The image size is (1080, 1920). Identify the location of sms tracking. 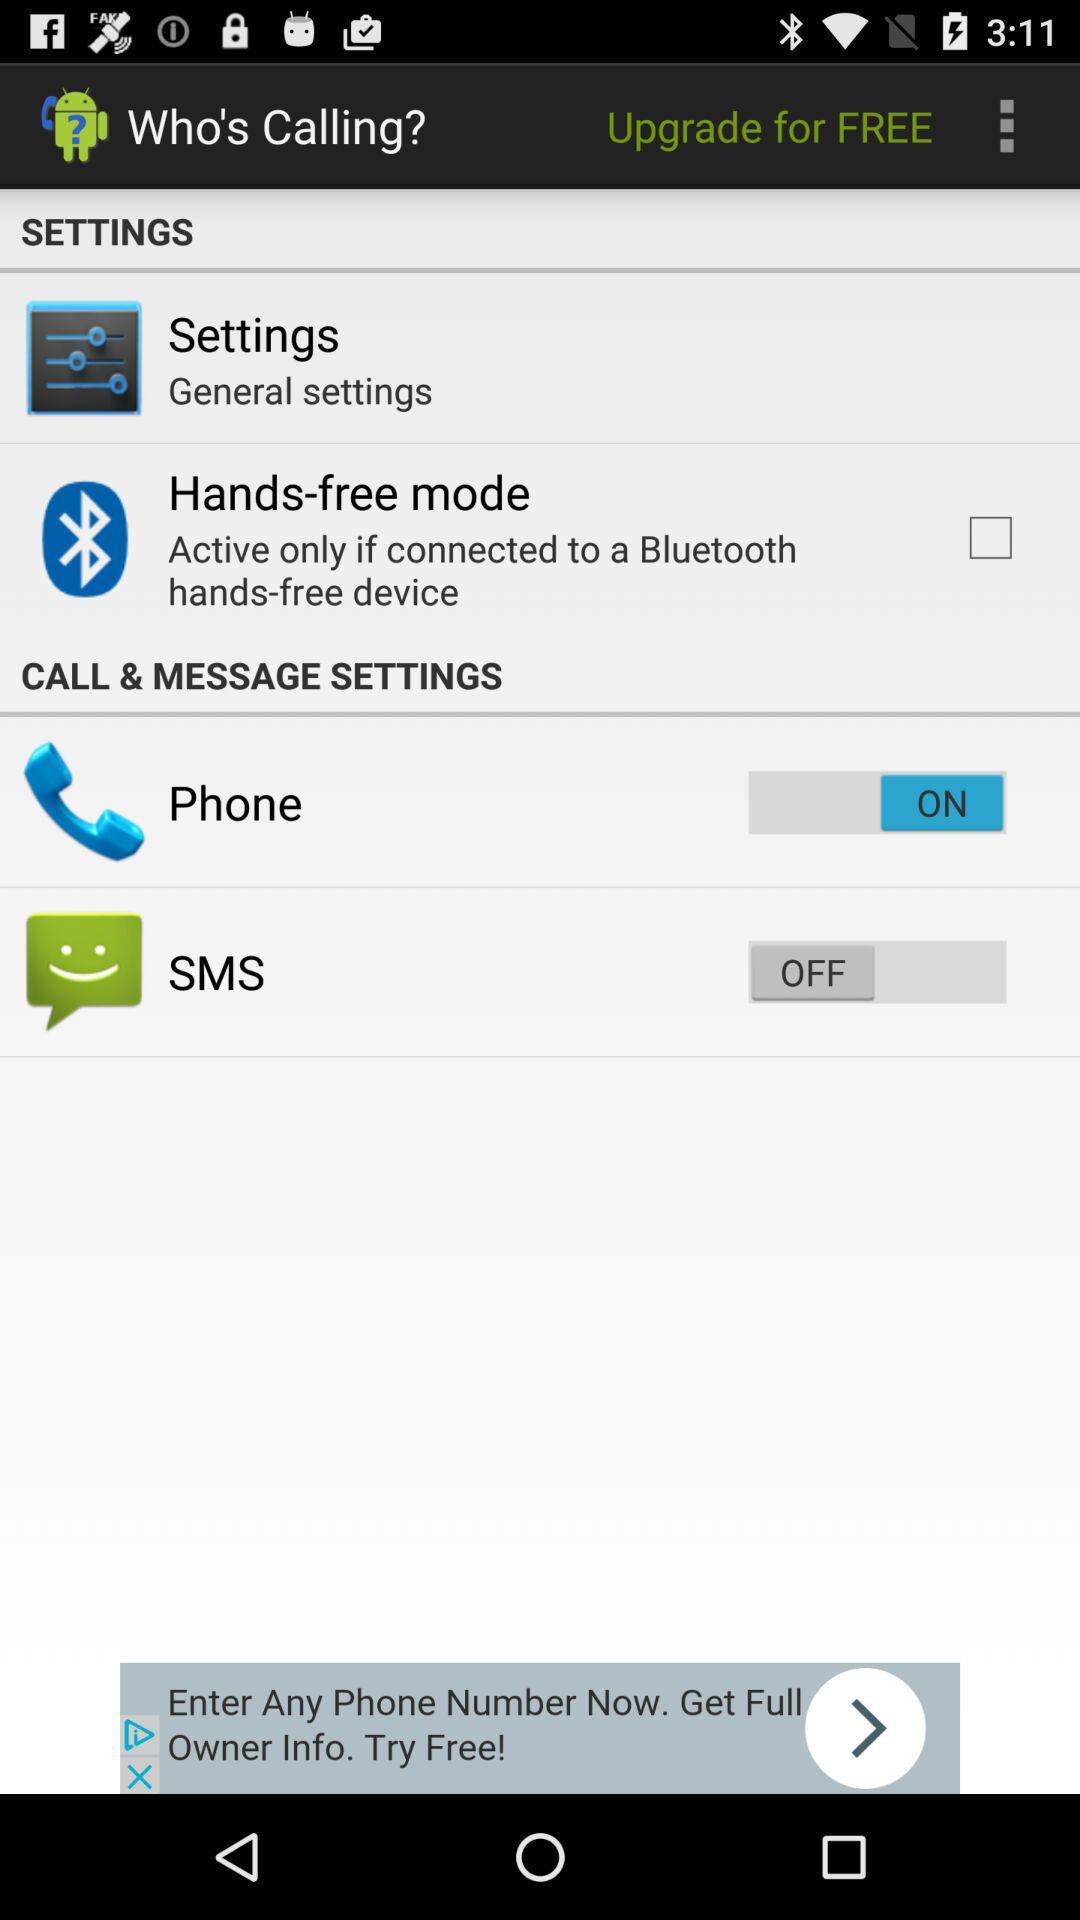
(876, 971).